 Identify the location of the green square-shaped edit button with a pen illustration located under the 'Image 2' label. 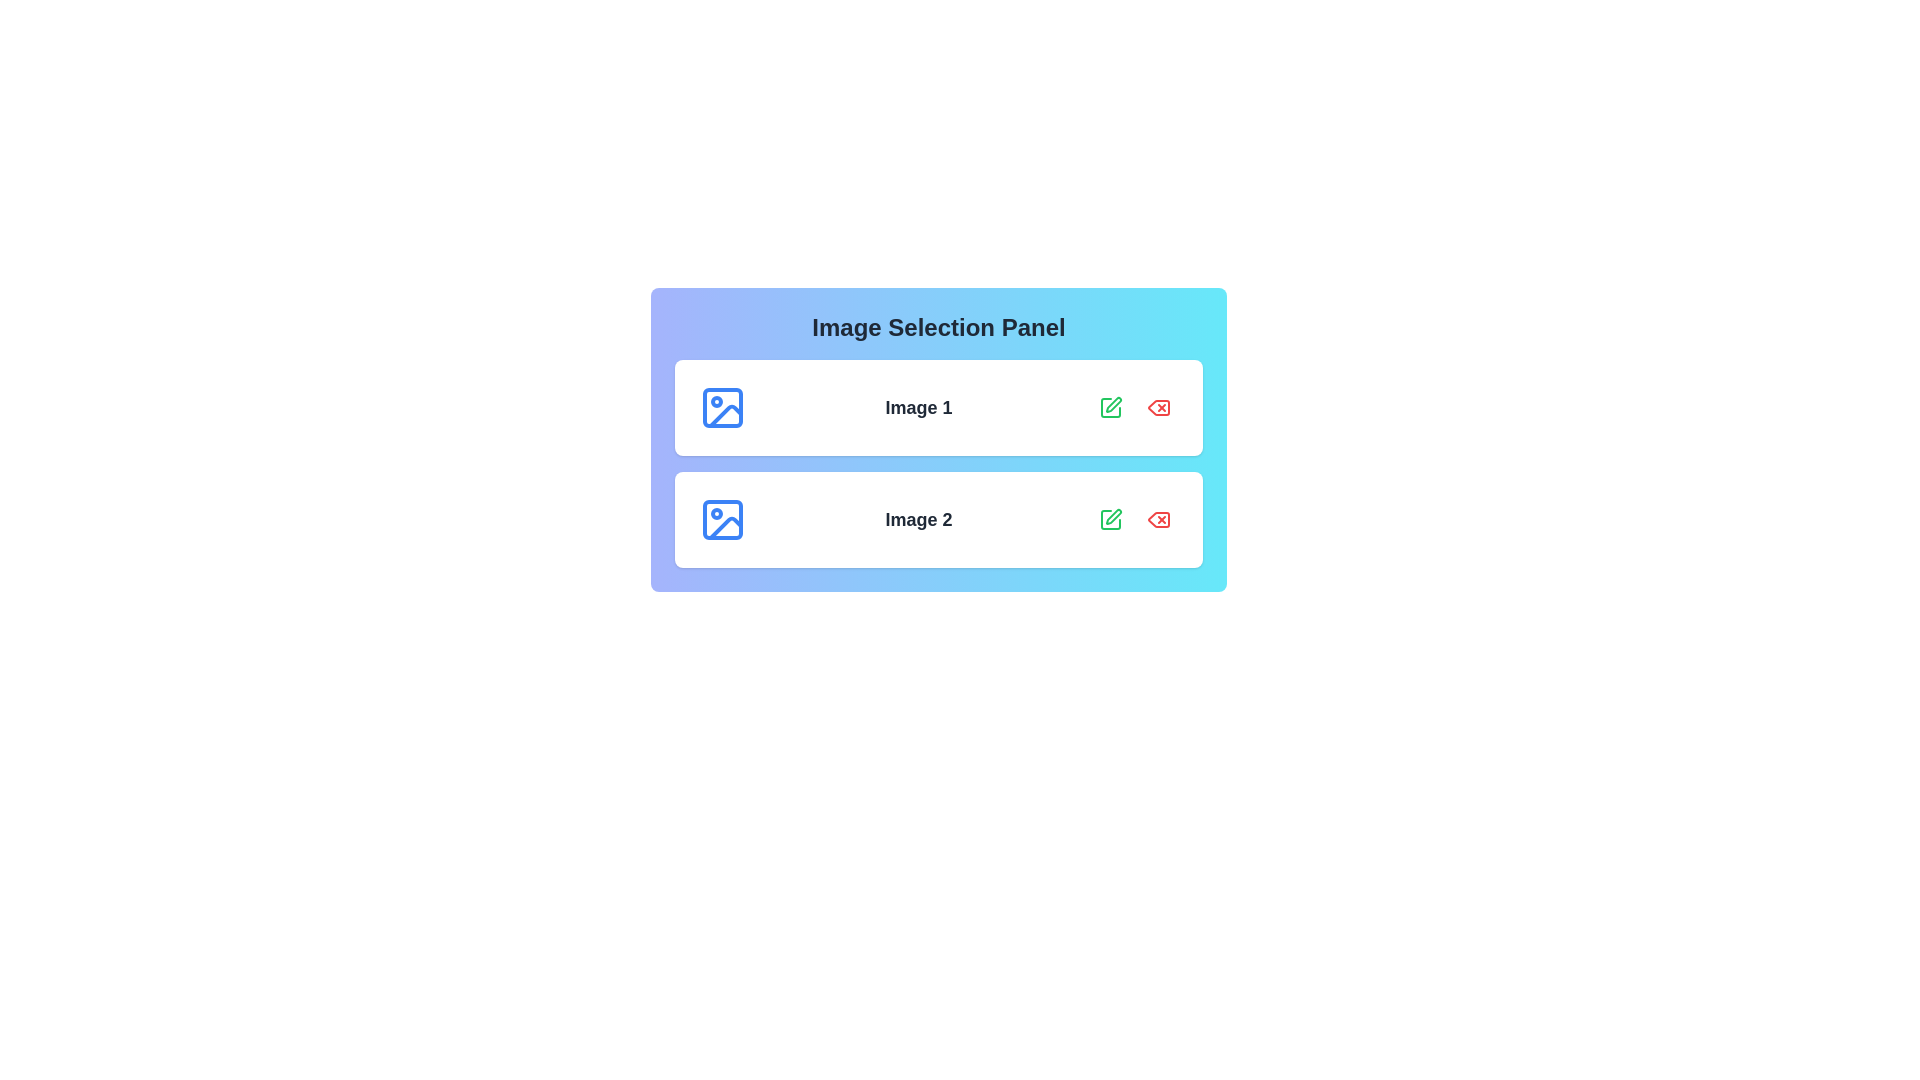
(1109, 519).